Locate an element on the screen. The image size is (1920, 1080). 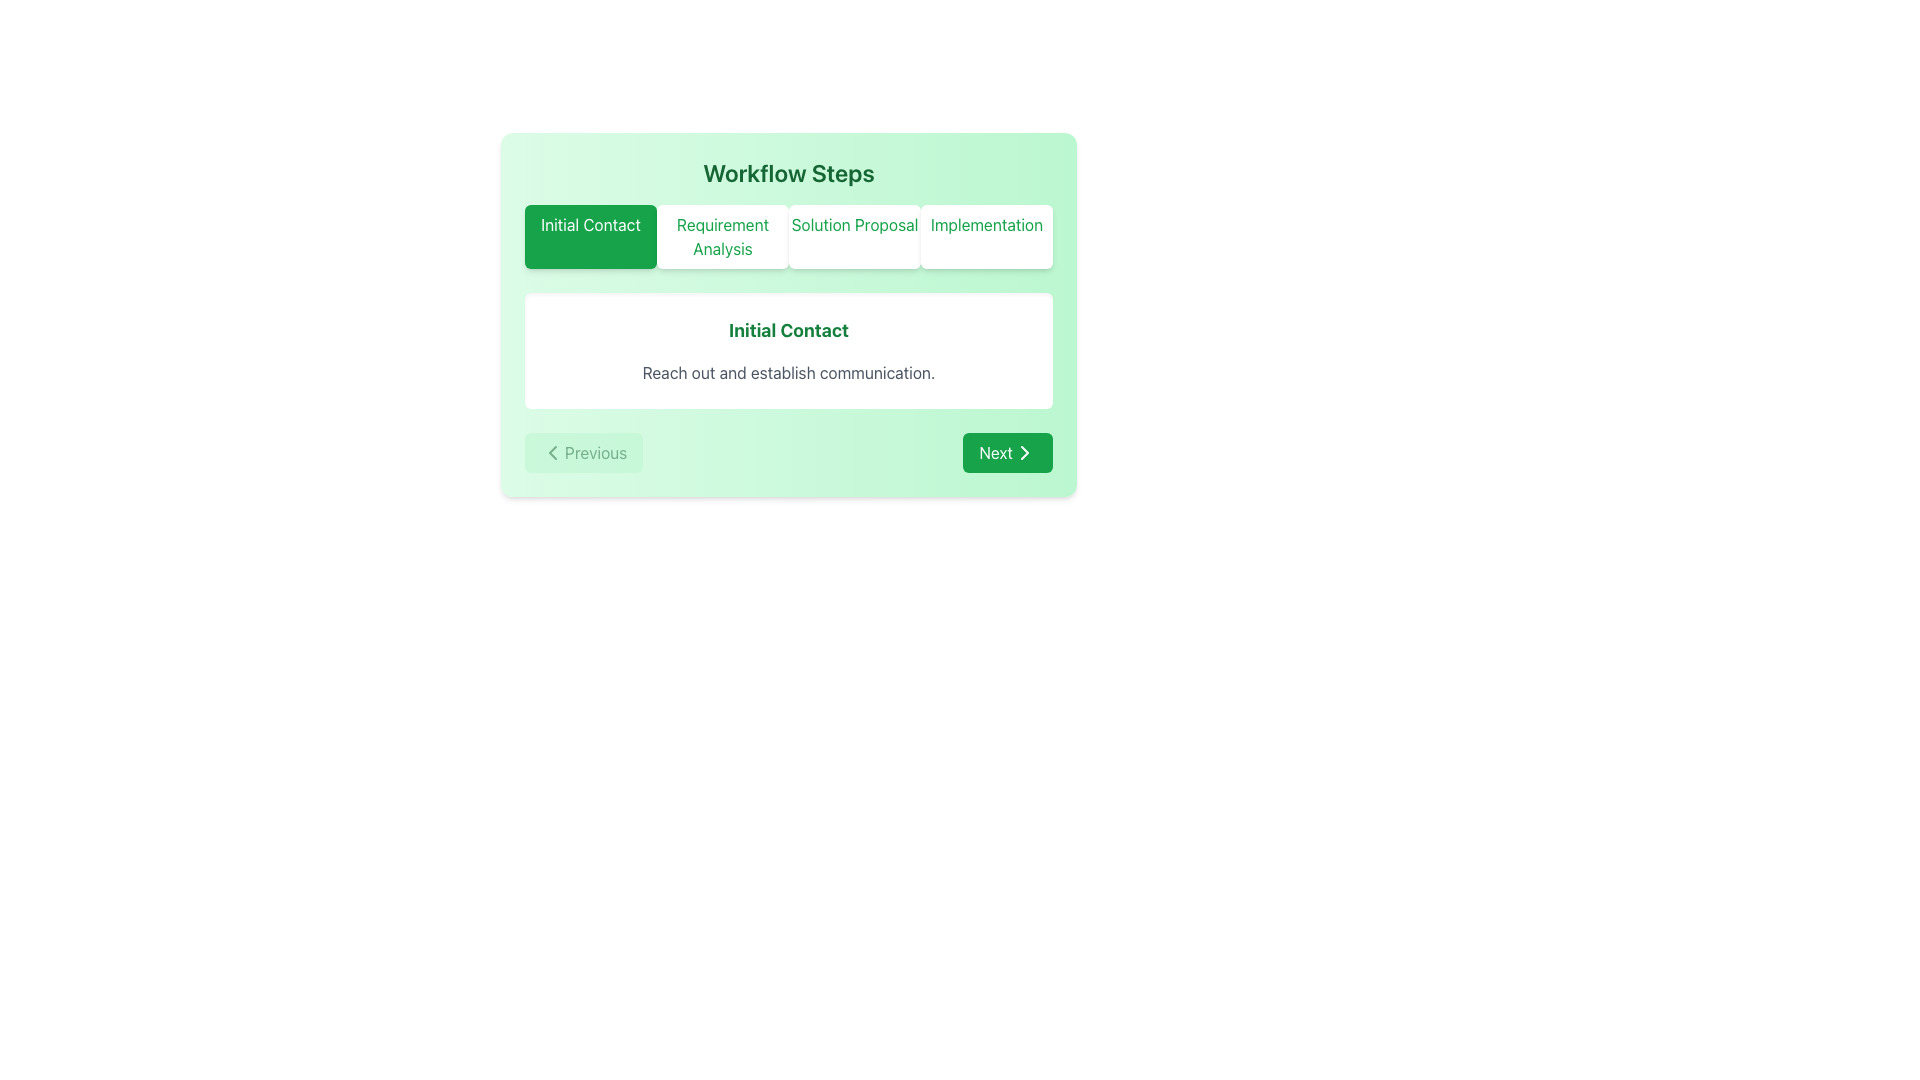
the Informational panel that describes the workflow step 'Initial Contact' positioned below the interactive buttons and above the 'Previous' and 'Next' buttons is located at coordinates (787, 350).